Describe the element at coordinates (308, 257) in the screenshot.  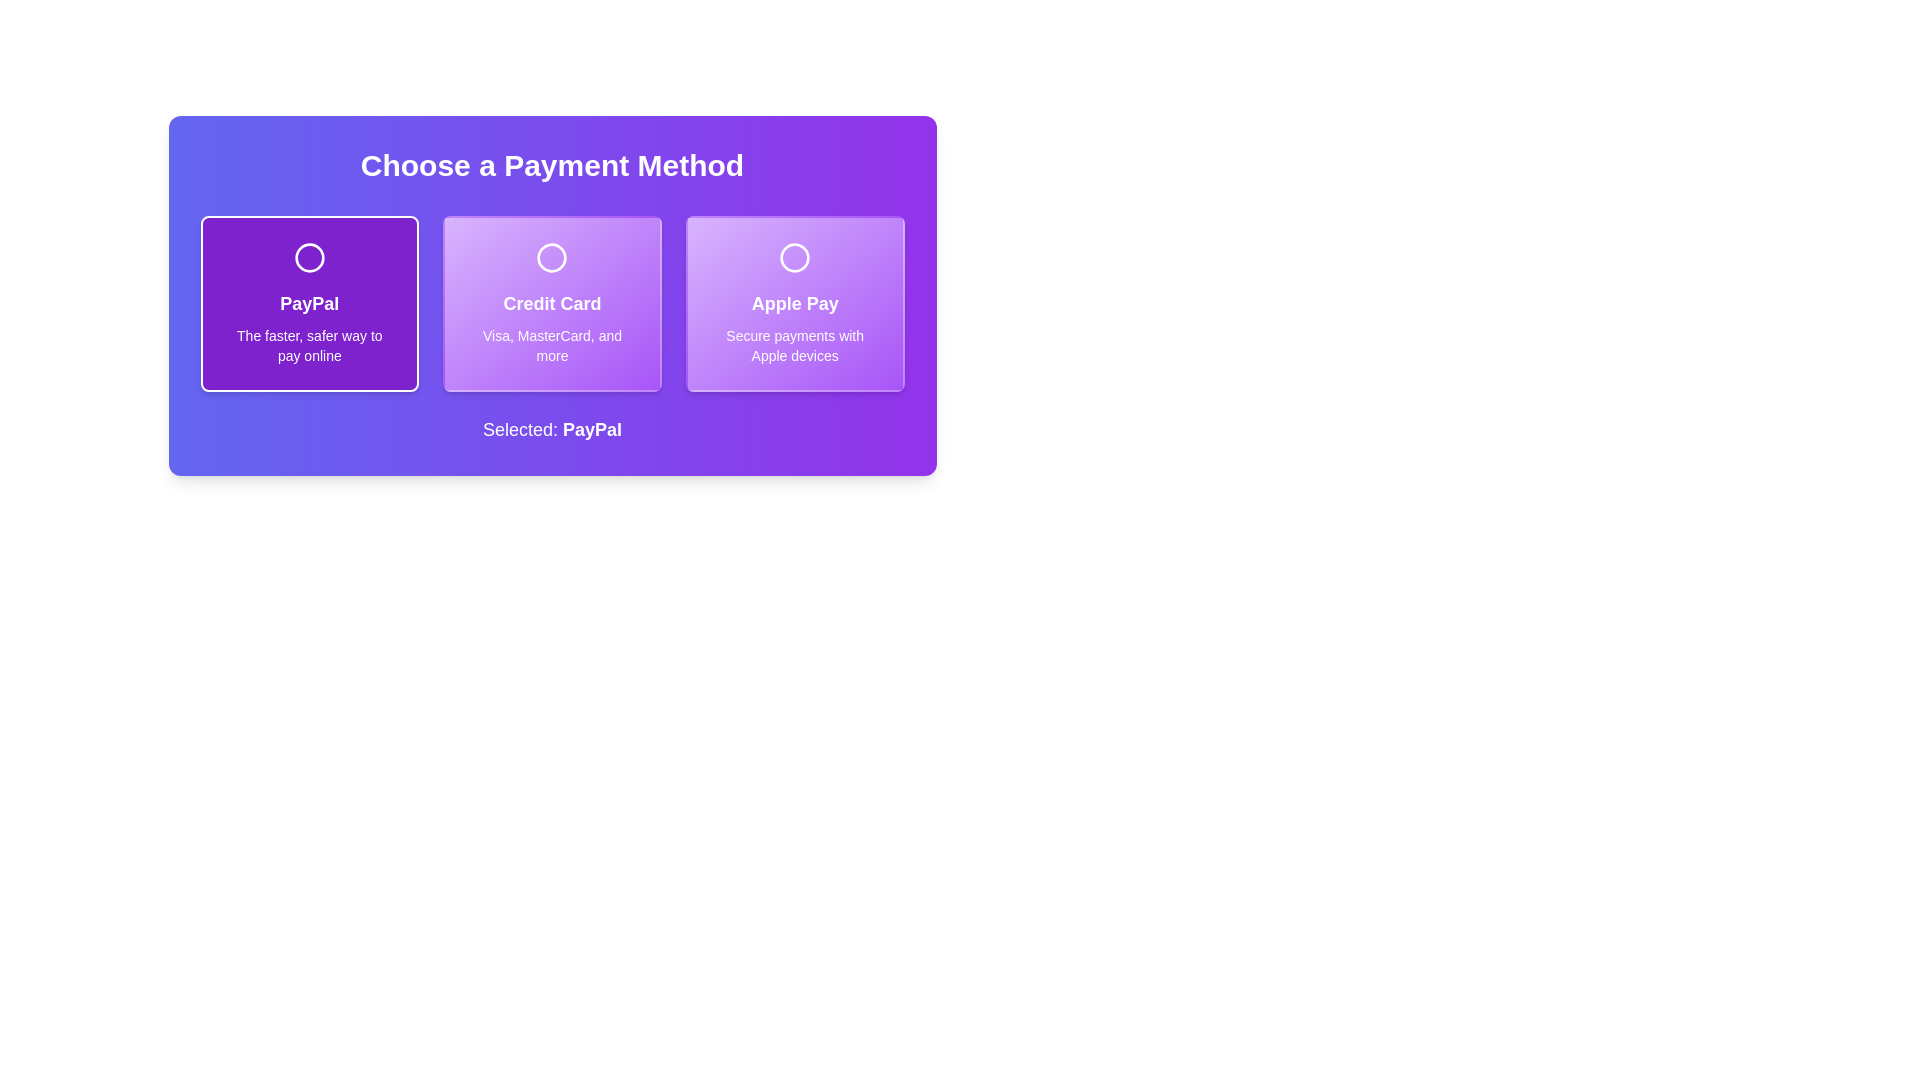
I see `the circular status indicator icon for the 'PayPal' card located at the top portion of the purple card, which is the leftmost card among three horizontal cards` at that location.